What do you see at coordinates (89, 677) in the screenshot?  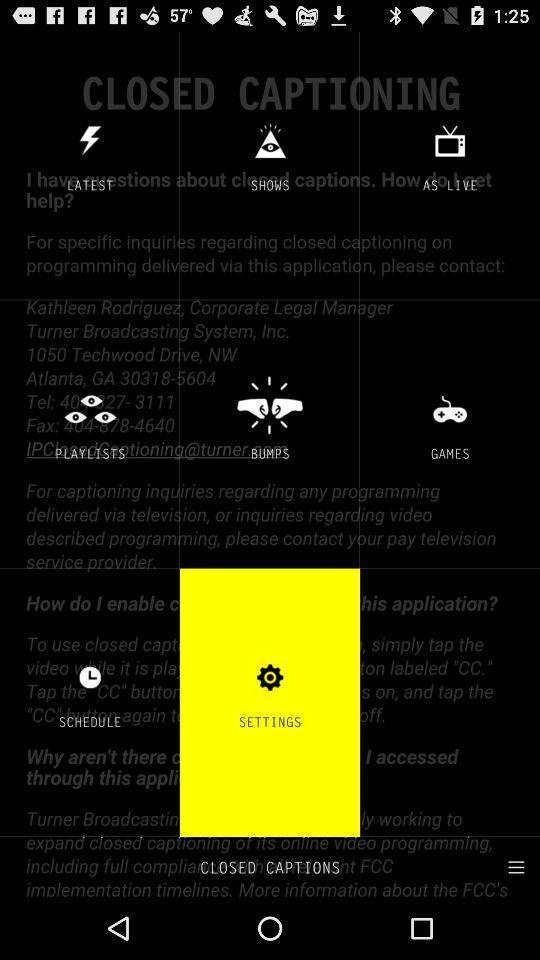 I see `icon above schedule at bottom left corner` at bounding box center [89, 677].